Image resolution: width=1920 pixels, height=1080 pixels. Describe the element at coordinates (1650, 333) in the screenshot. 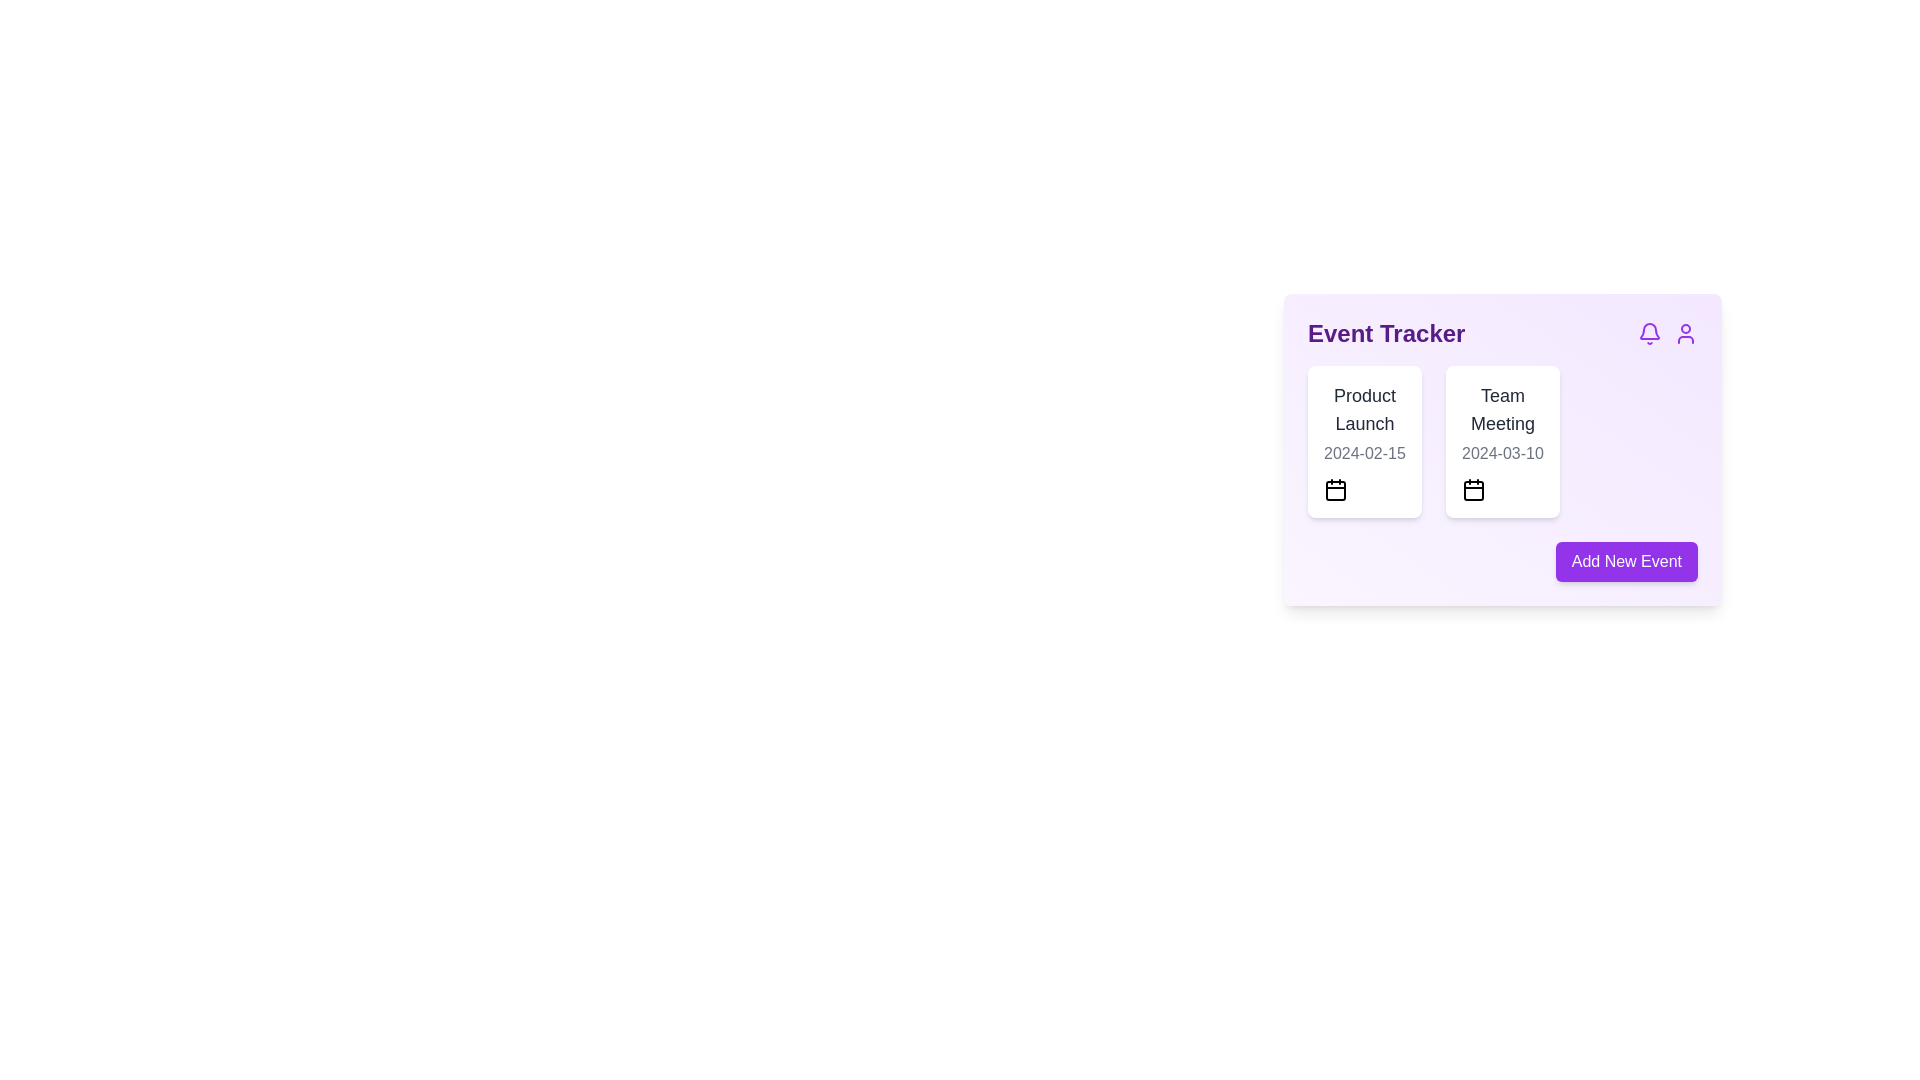

I see `the bell icon, which is styled in purple and is the first icon in a horizontally arranged set located in the top-right corner of the Event Tracker card` at that location.